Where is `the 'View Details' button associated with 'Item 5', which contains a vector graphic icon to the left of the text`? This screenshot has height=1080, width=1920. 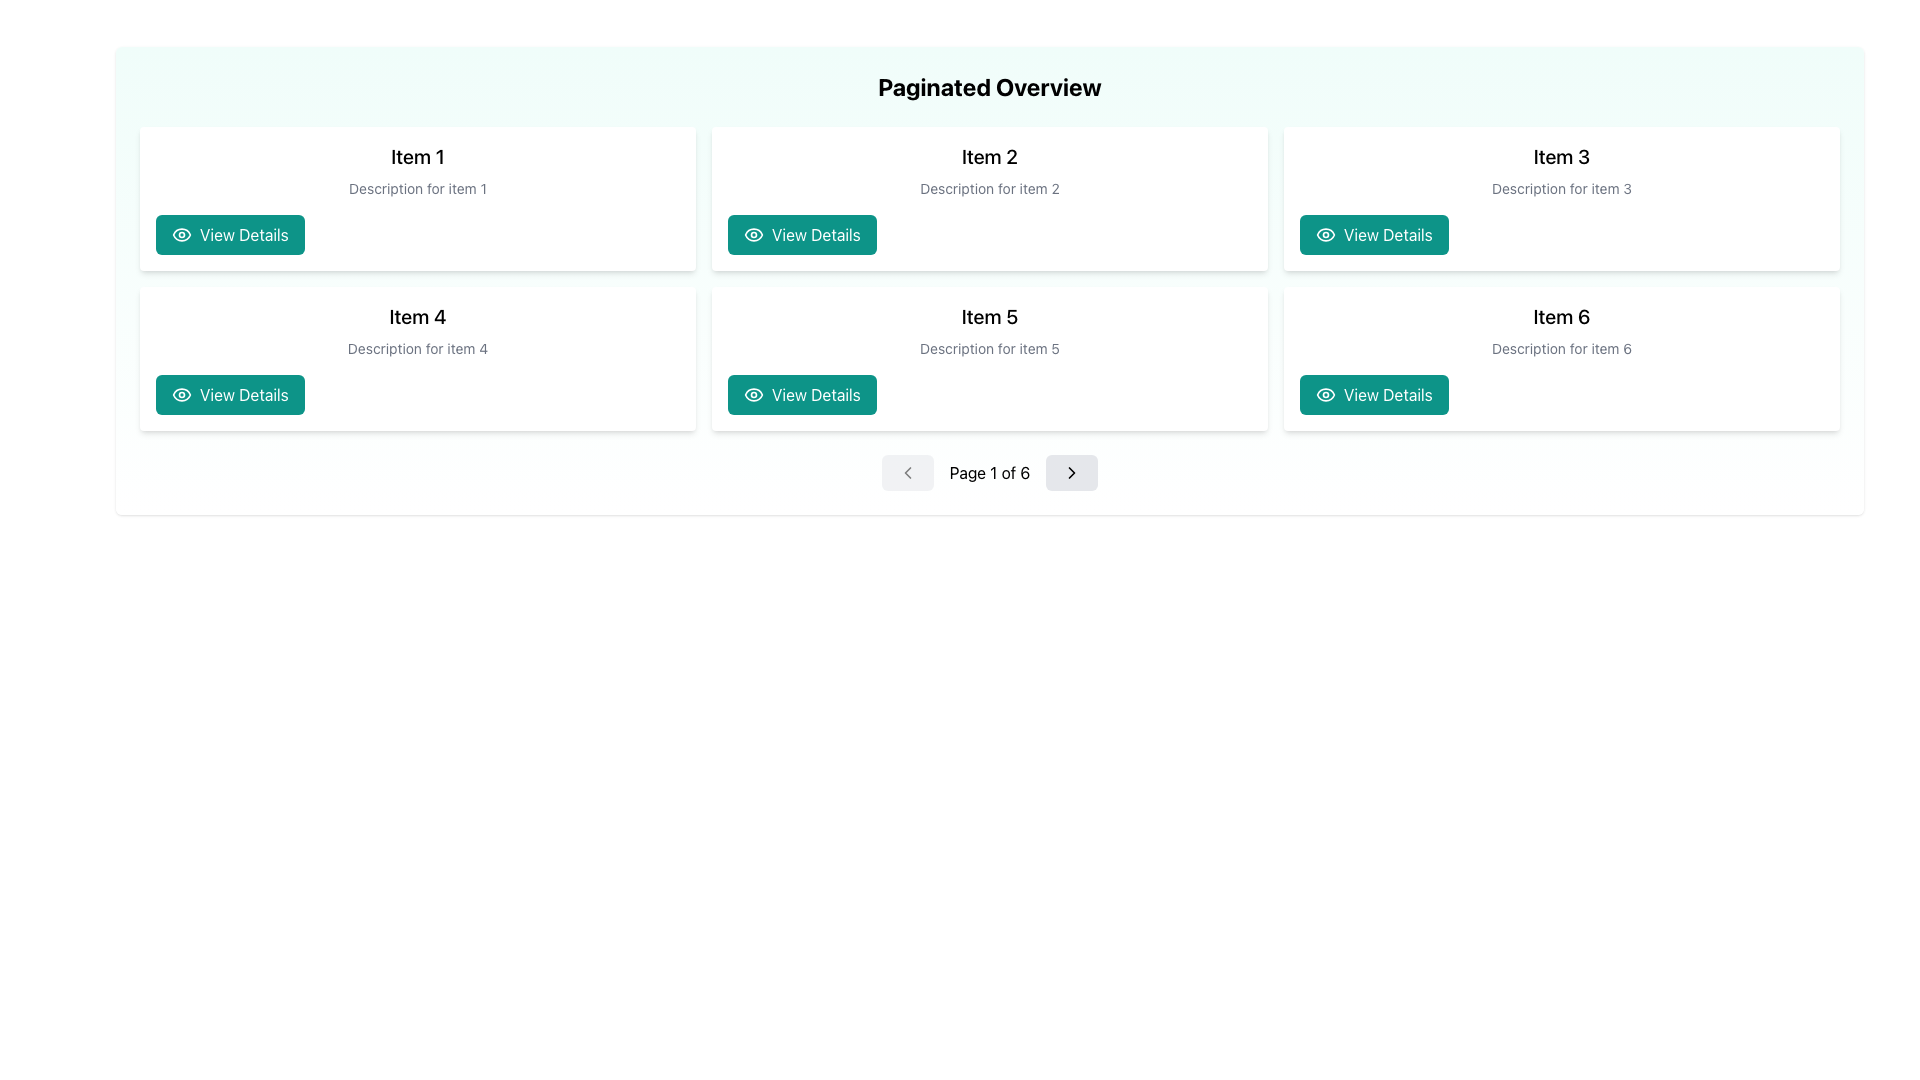 the 'View Details' button associated with 'Item 5', which contains a vector graphic icon to the left of the text is located at coordinates (752, 394).